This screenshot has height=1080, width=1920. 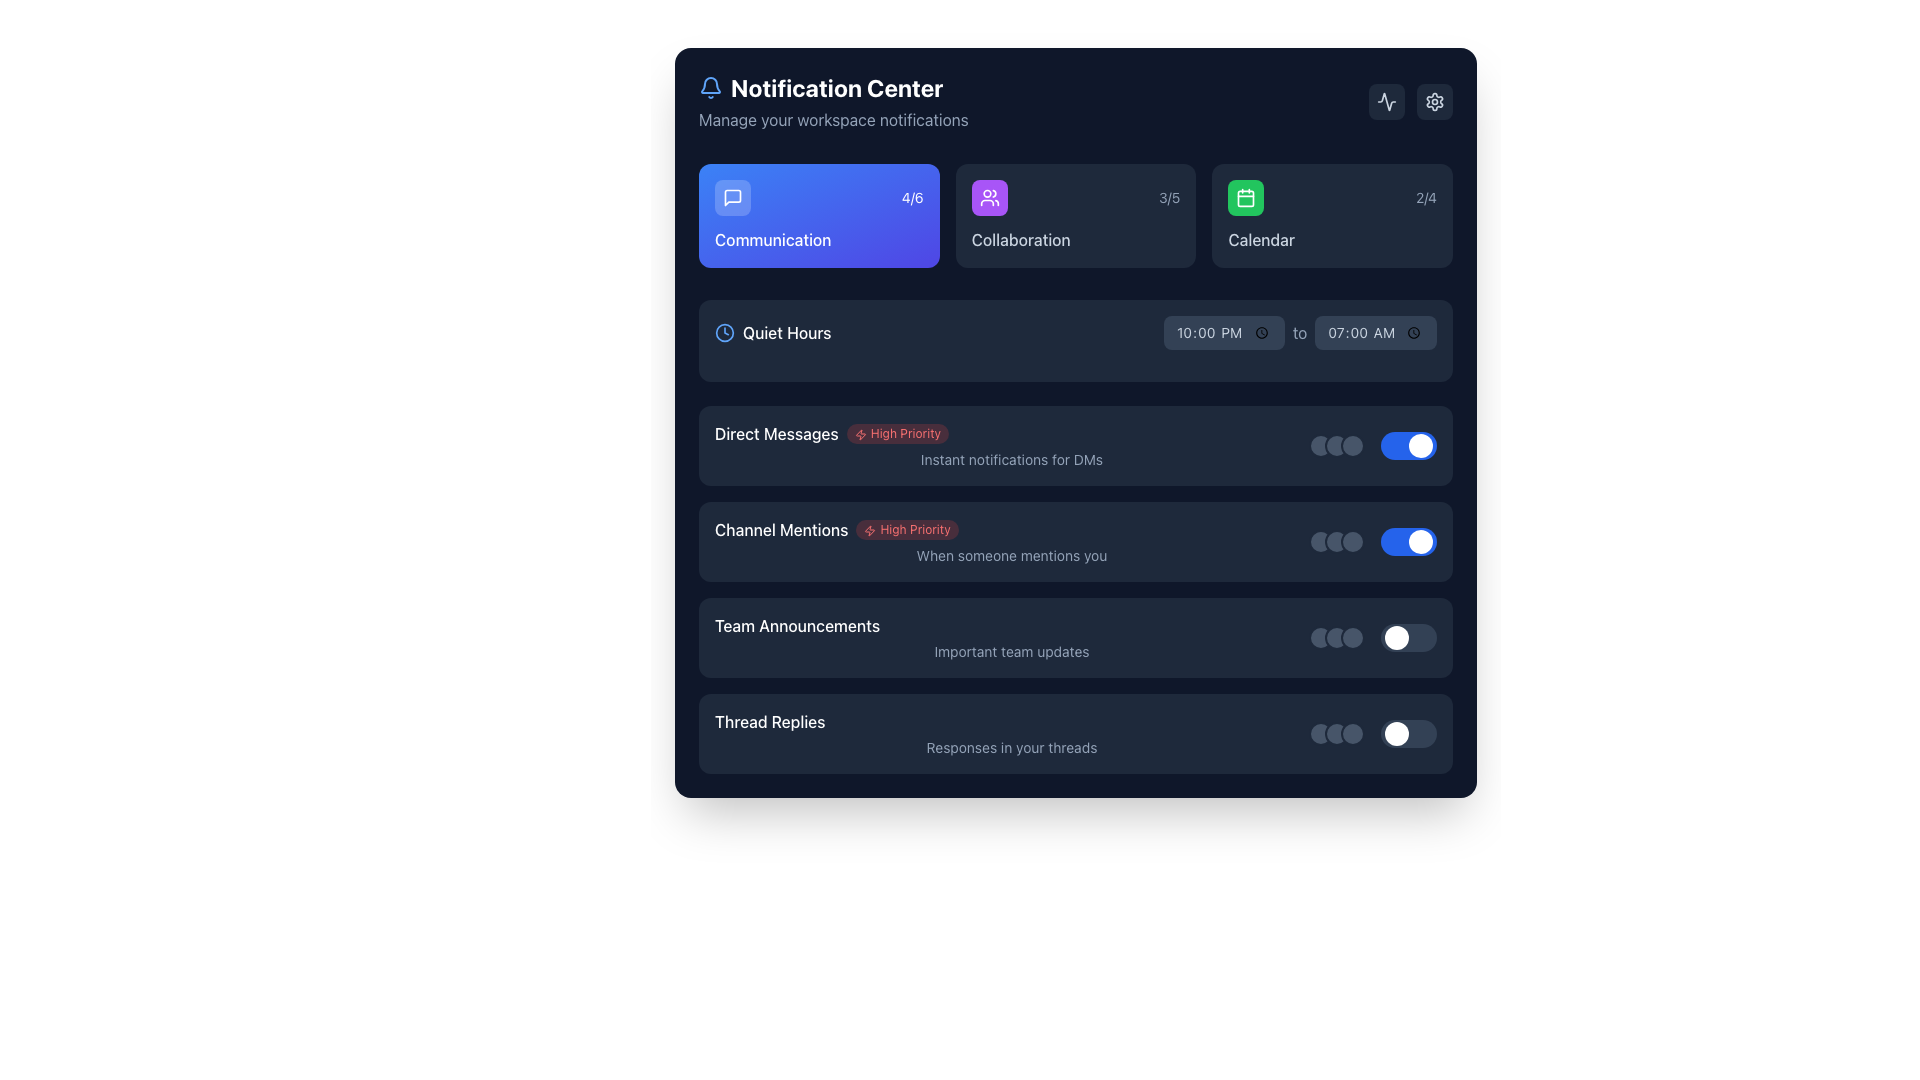 What do you see at coordinates (786, 331) in the screenshot?
I see `the 'Quiet Hours' text label in the Notification Center's Communication tab, which is adjacent to a clock icon` at bounding box center [786, 331].